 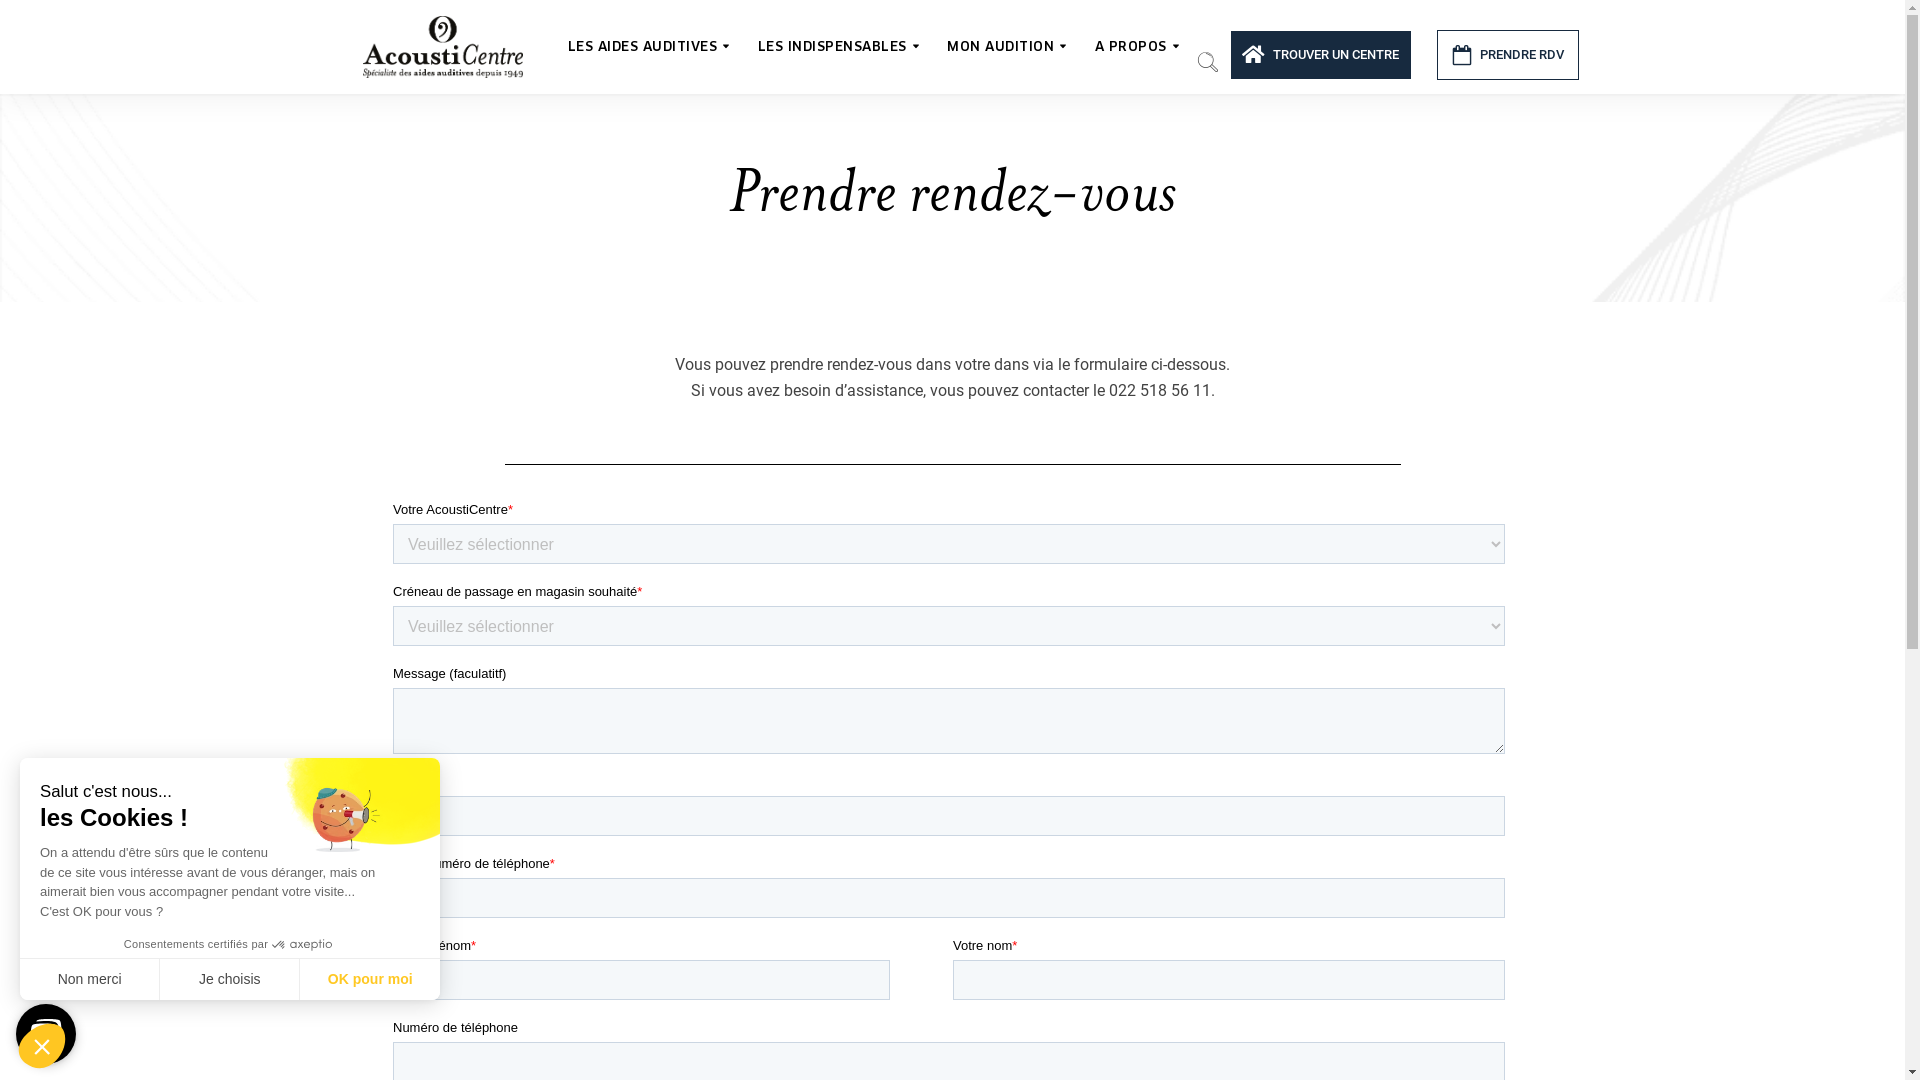 I want to click on 'TROUVER UN CENTRE', so click(x=1320, y=53).